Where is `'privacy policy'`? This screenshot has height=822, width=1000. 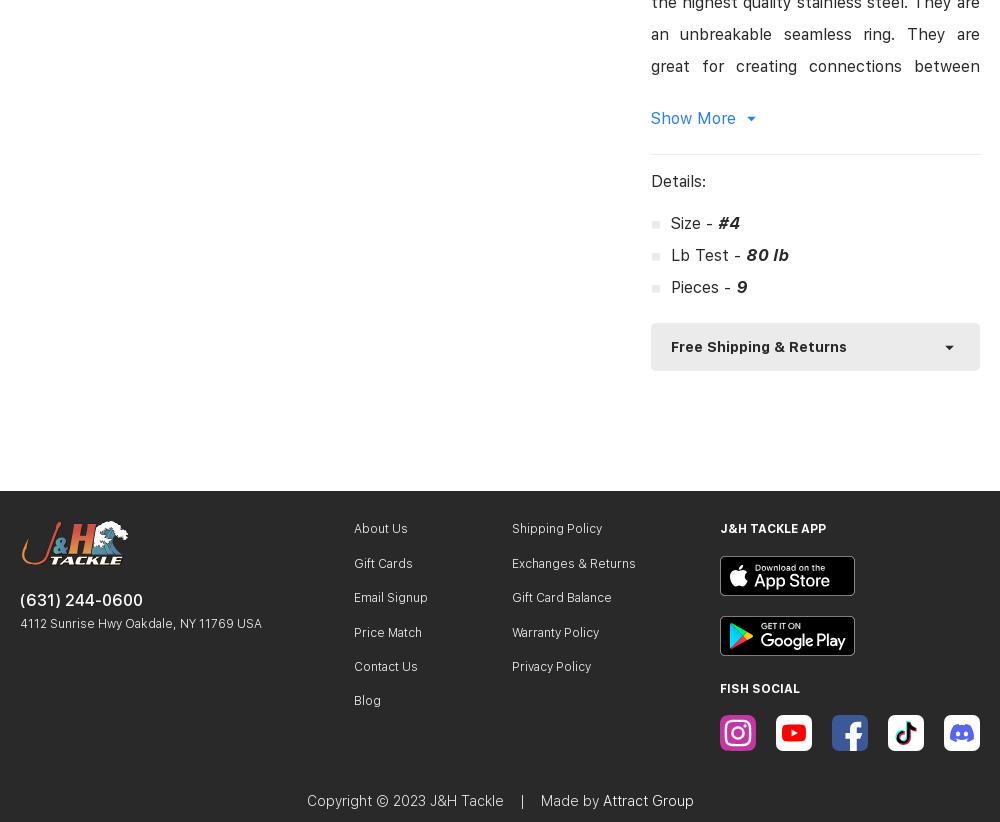 'privacy policy' is located at coordinates (551, 663).